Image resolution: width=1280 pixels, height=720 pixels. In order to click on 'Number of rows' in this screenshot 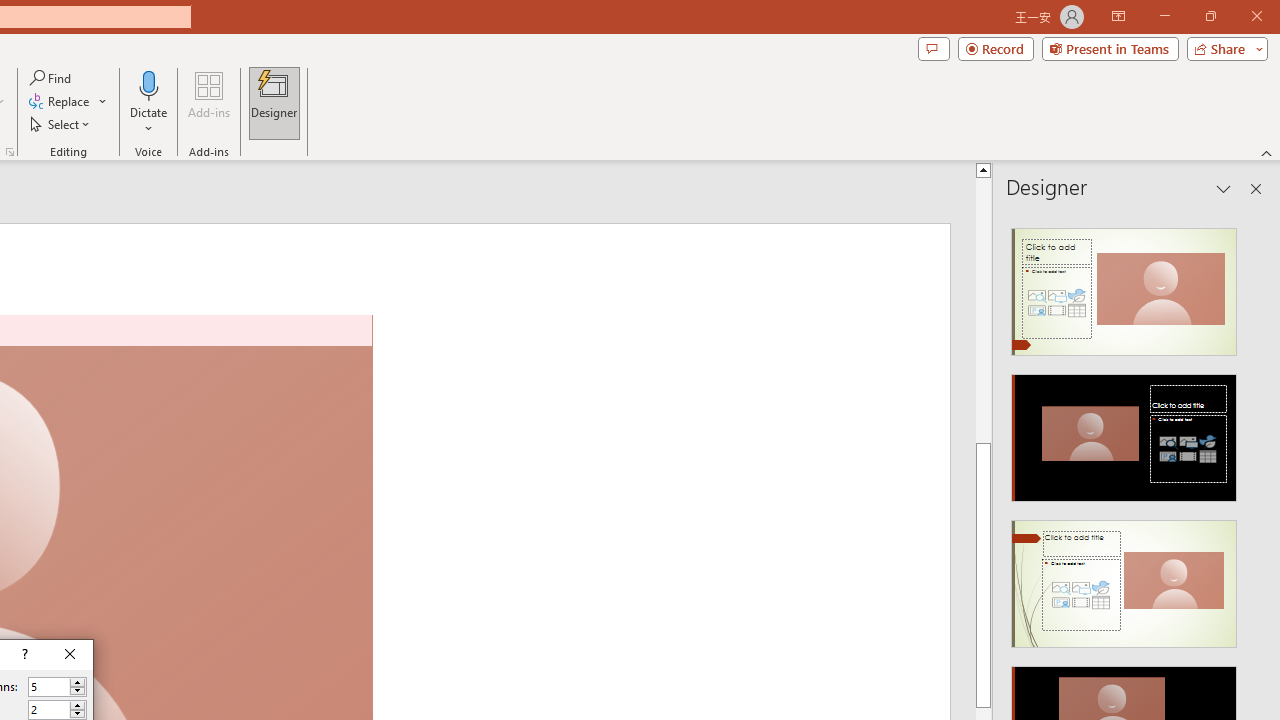, I will do `click(49, 709)`.